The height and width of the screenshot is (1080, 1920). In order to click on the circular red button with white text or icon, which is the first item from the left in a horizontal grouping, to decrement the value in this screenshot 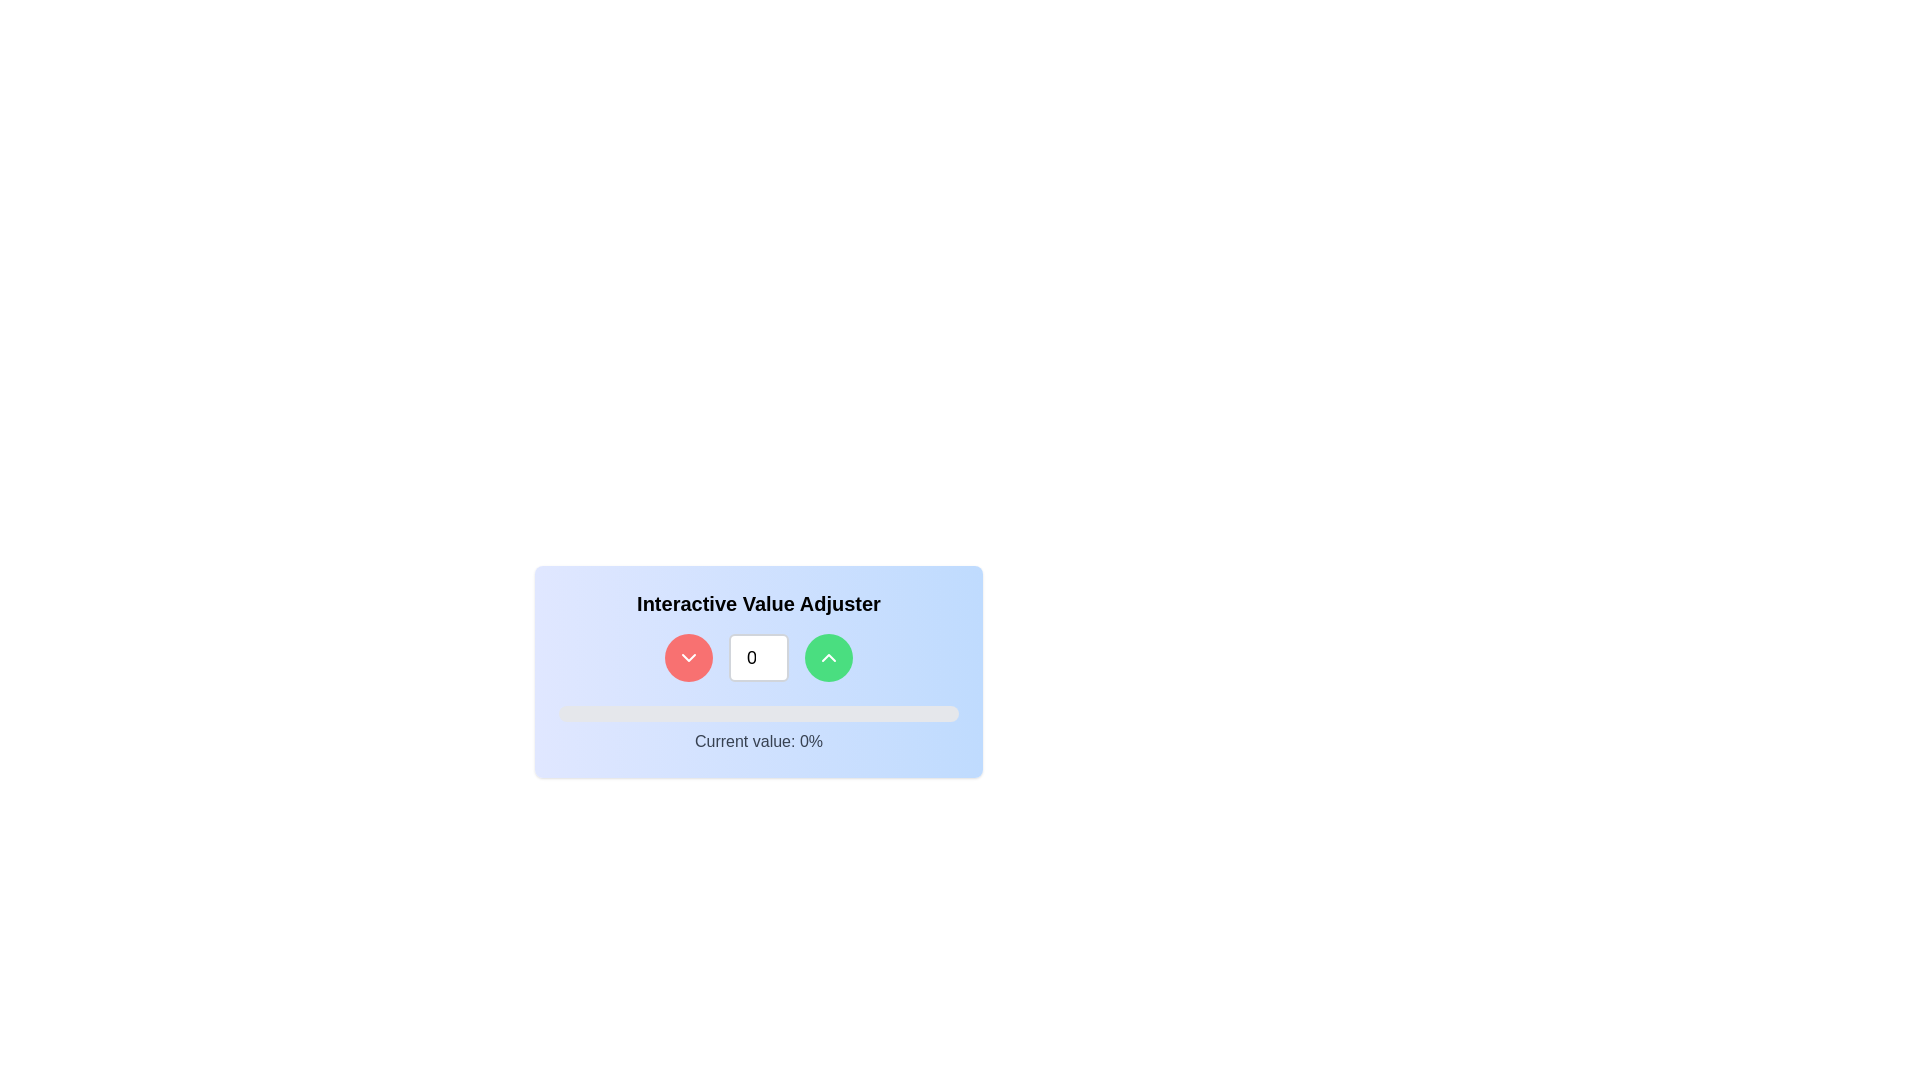, I will do `click(689, 658)`.